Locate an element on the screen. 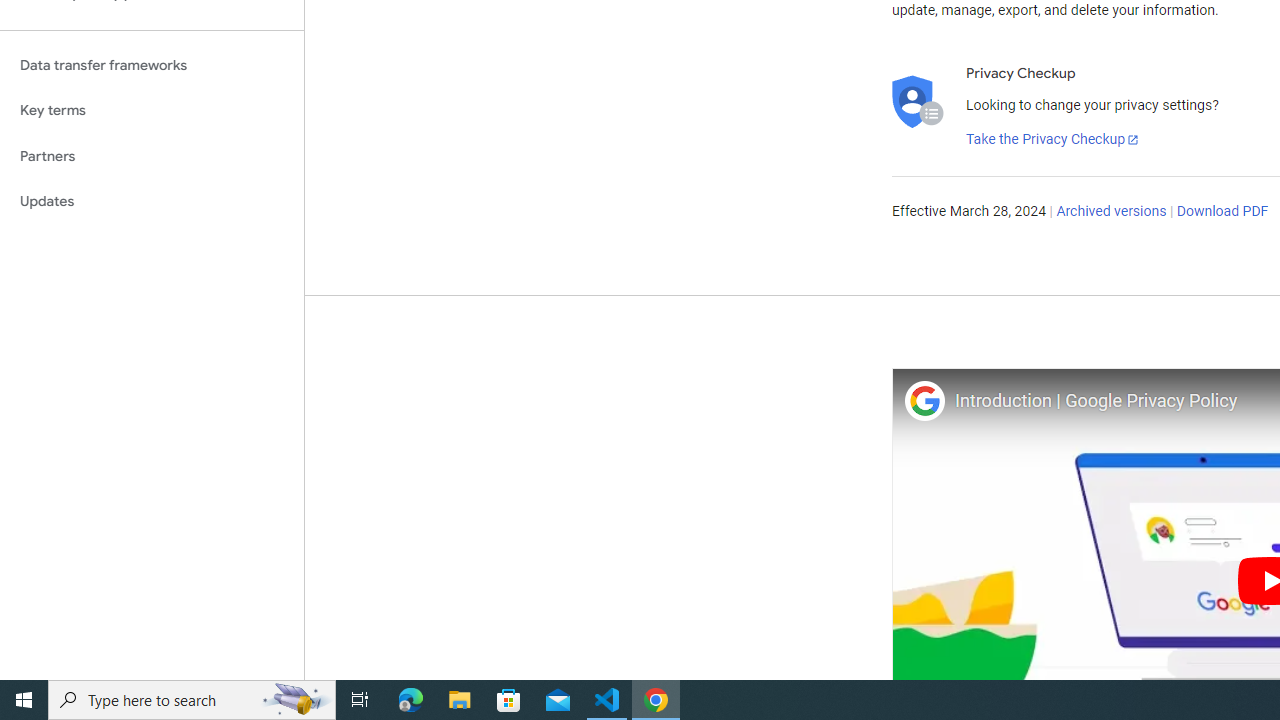 This screenshot has width=1280, height=720. 'Archived versions' is located at coordinates (1110, 212).